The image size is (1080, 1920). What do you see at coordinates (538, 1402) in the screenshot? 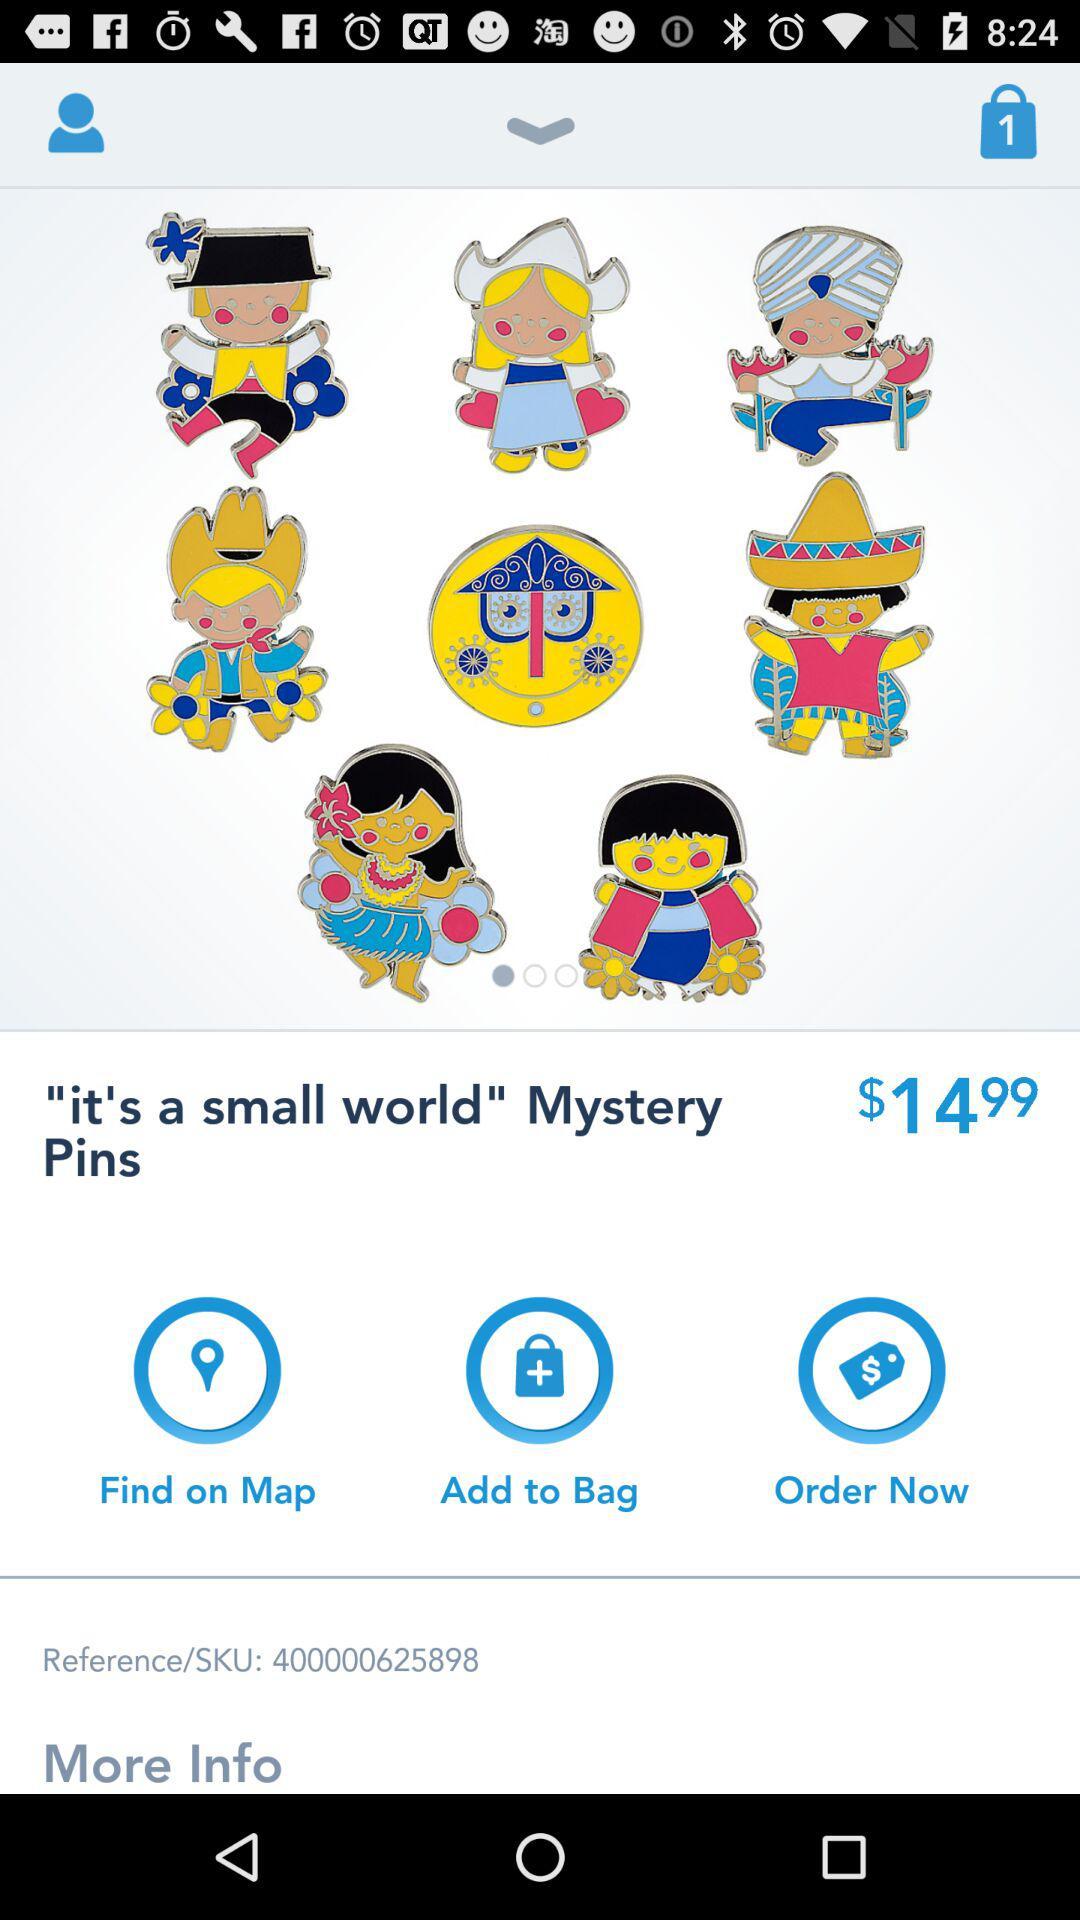
I see `the button next to find on map` at bounding box center [538, 1402].